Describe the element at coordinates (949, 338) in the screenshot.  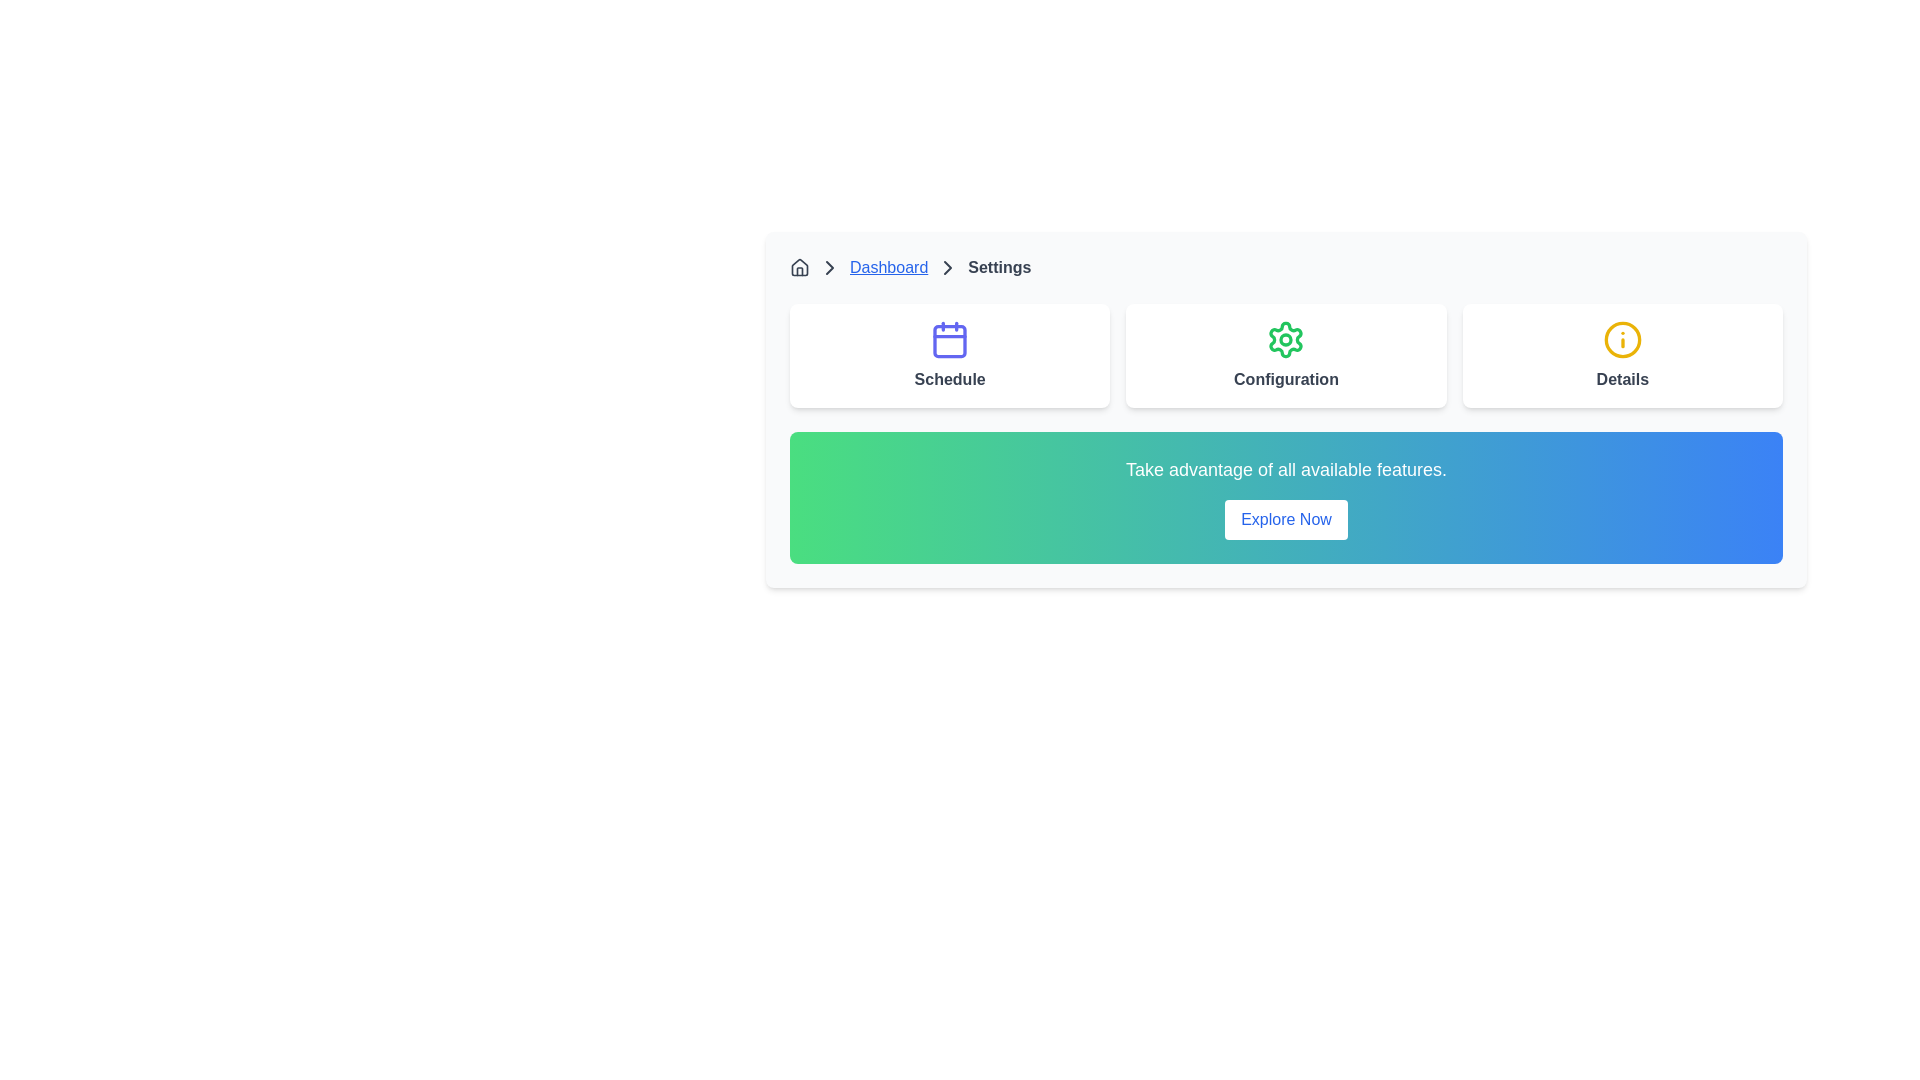
I see `the calendar icon located within the 'Schedule' card` at that location.